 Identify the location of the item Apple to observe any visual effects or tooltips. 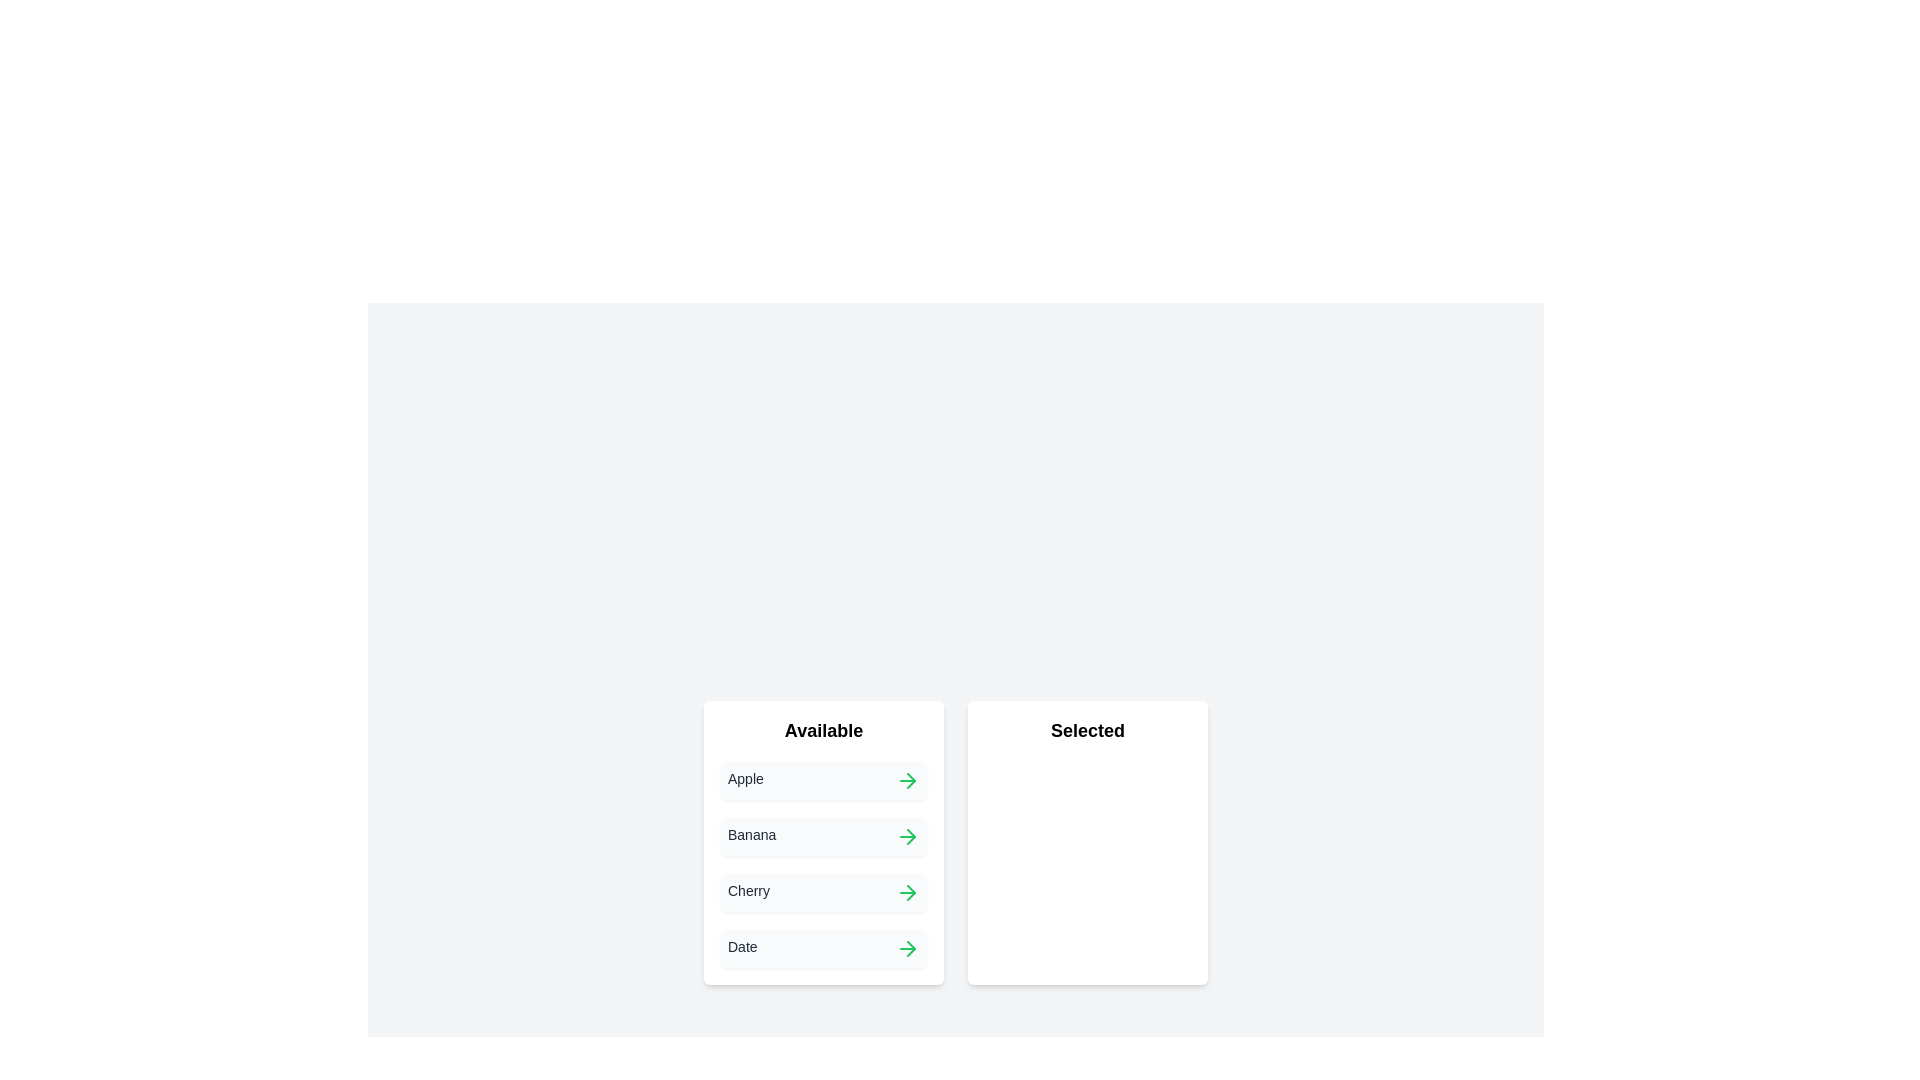
(824, 779).